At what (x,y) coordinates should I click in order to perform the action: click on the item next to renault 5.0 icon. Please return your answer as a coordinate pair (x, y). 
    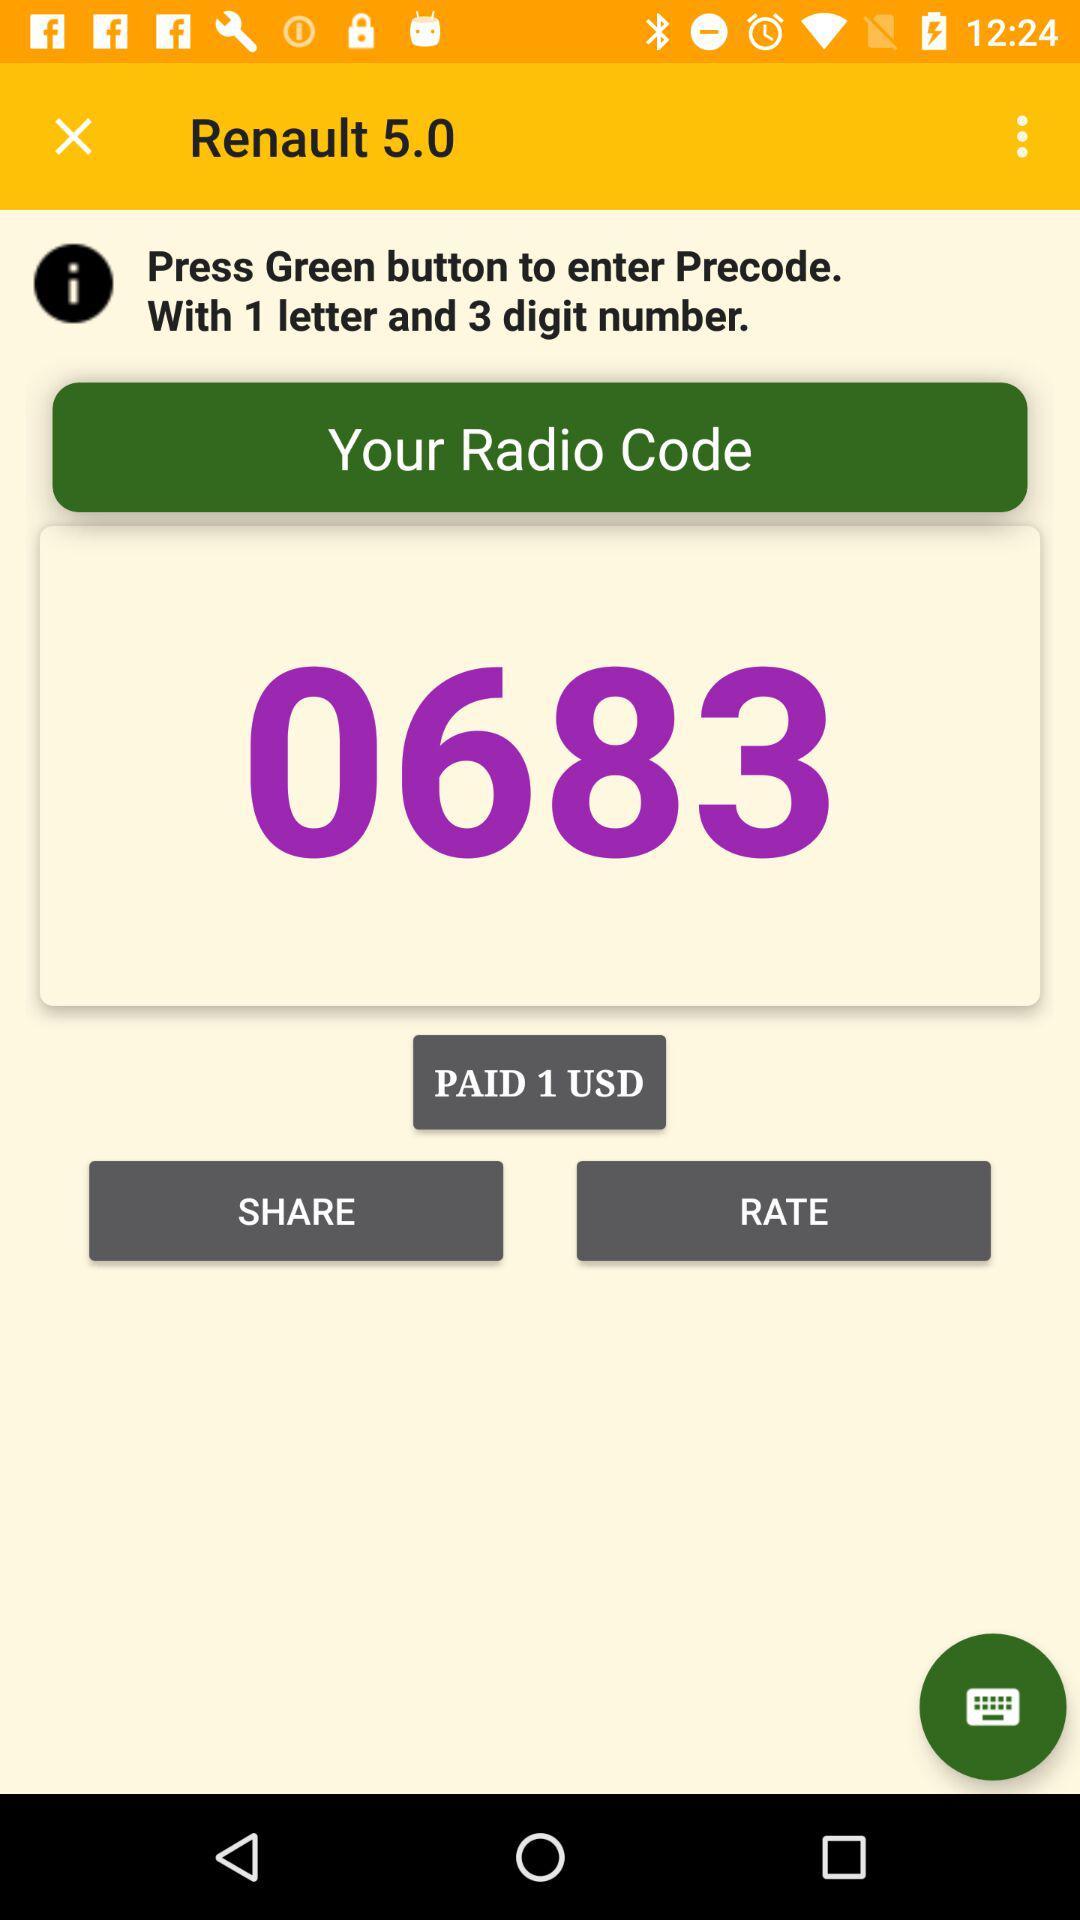
    Looking at the image, I should click on (1027, 135).